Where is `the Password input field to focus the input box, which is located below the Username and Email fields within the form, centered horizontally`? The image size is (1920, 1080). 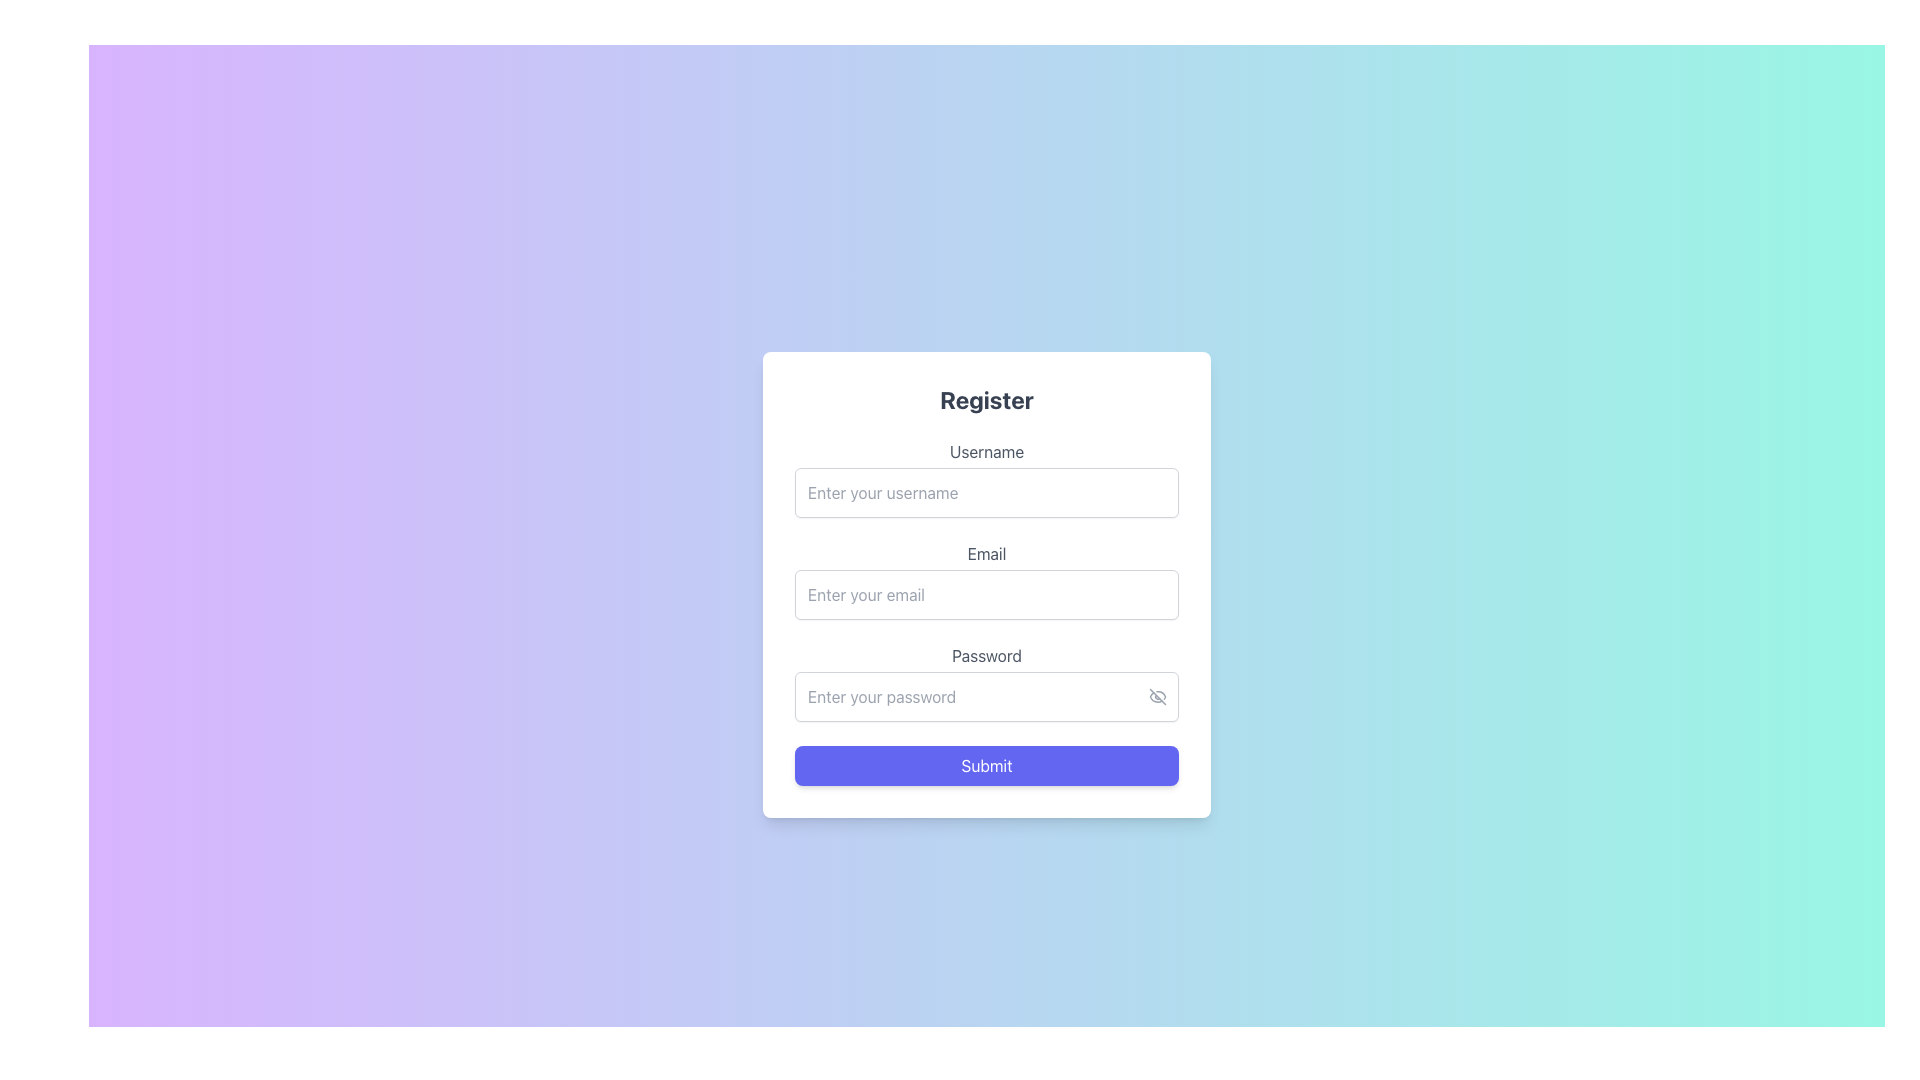
the Password input field to focus the input box, which is located below the Username and Email fields within the form, centered horizontally is located at coordinates (987, 696).